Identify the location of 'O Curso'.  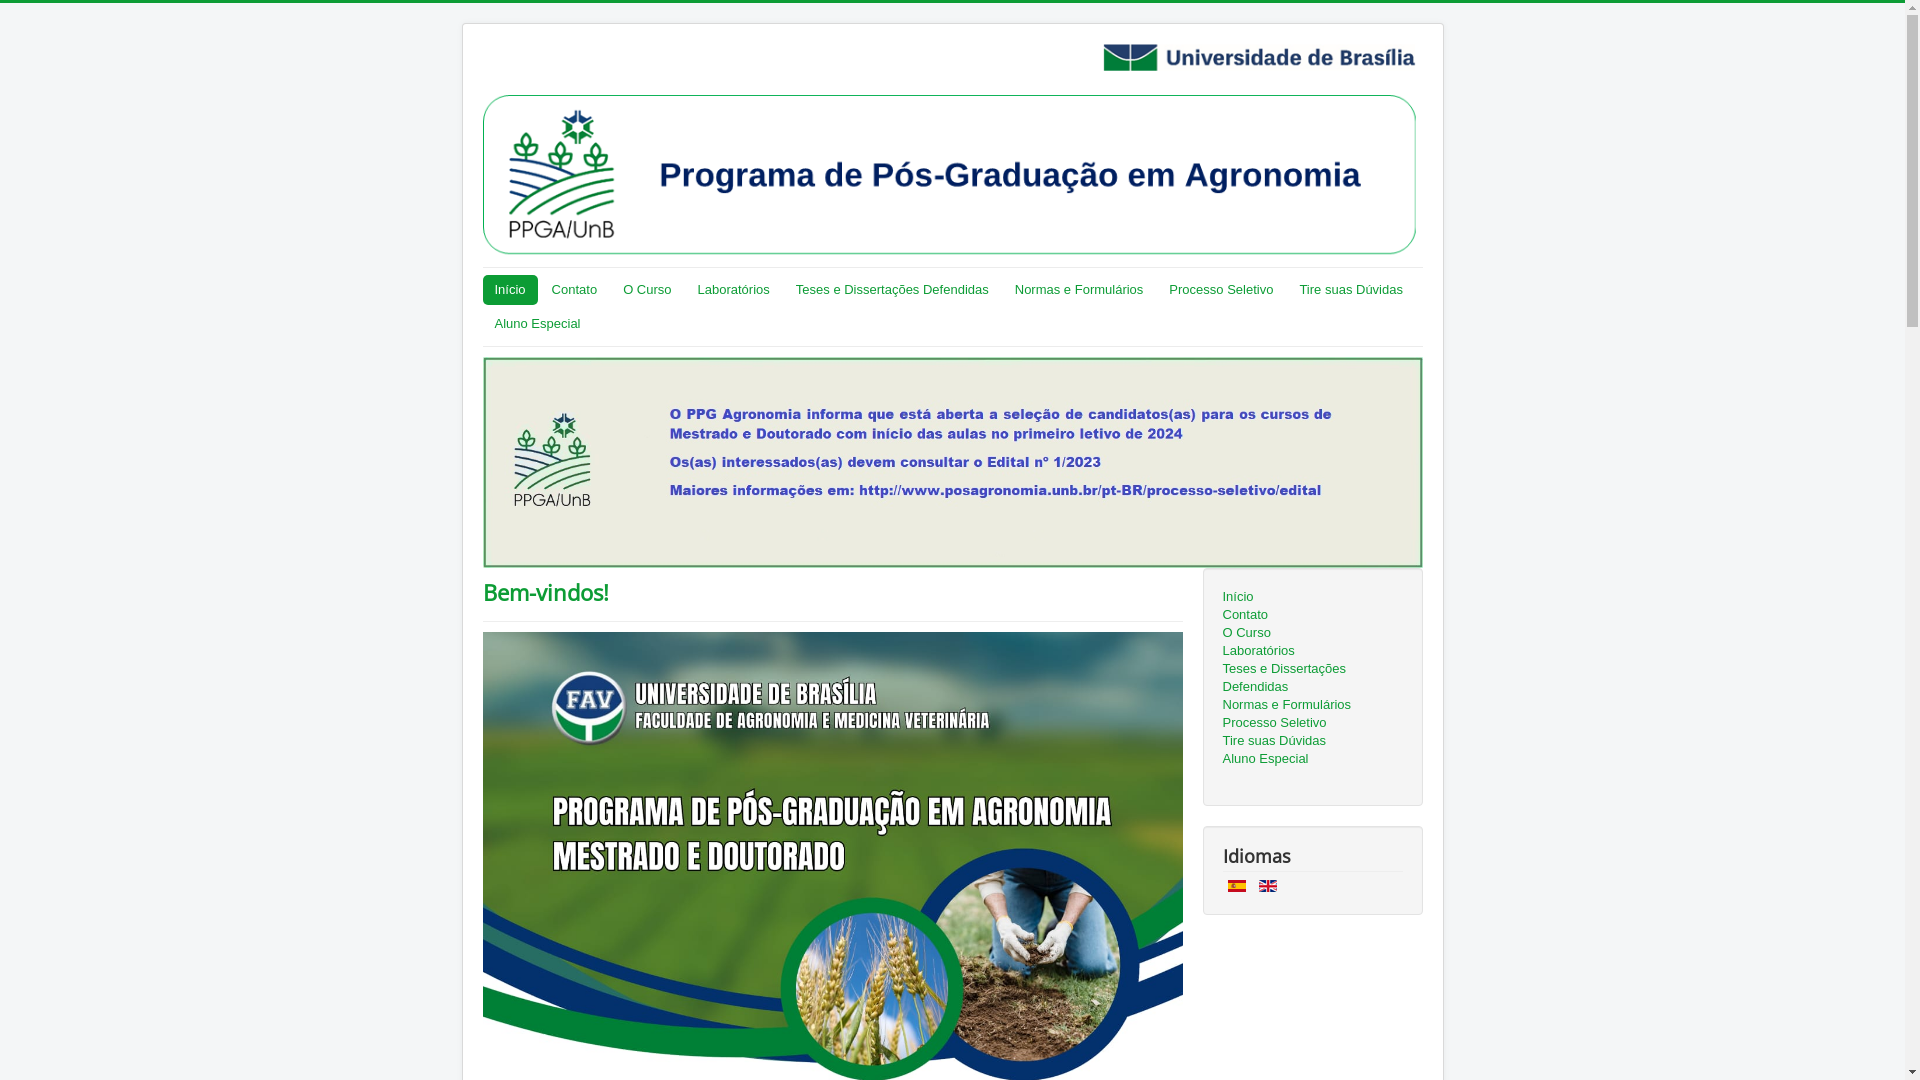
(1311, 632).